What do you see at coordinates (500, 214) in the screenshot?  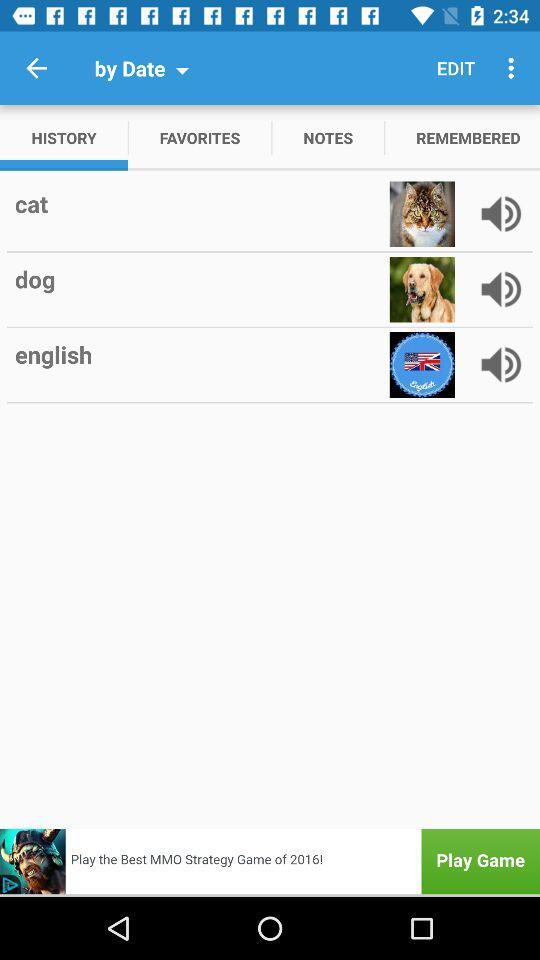 I see `volume control/mute option` at bounding box center [500, 214].